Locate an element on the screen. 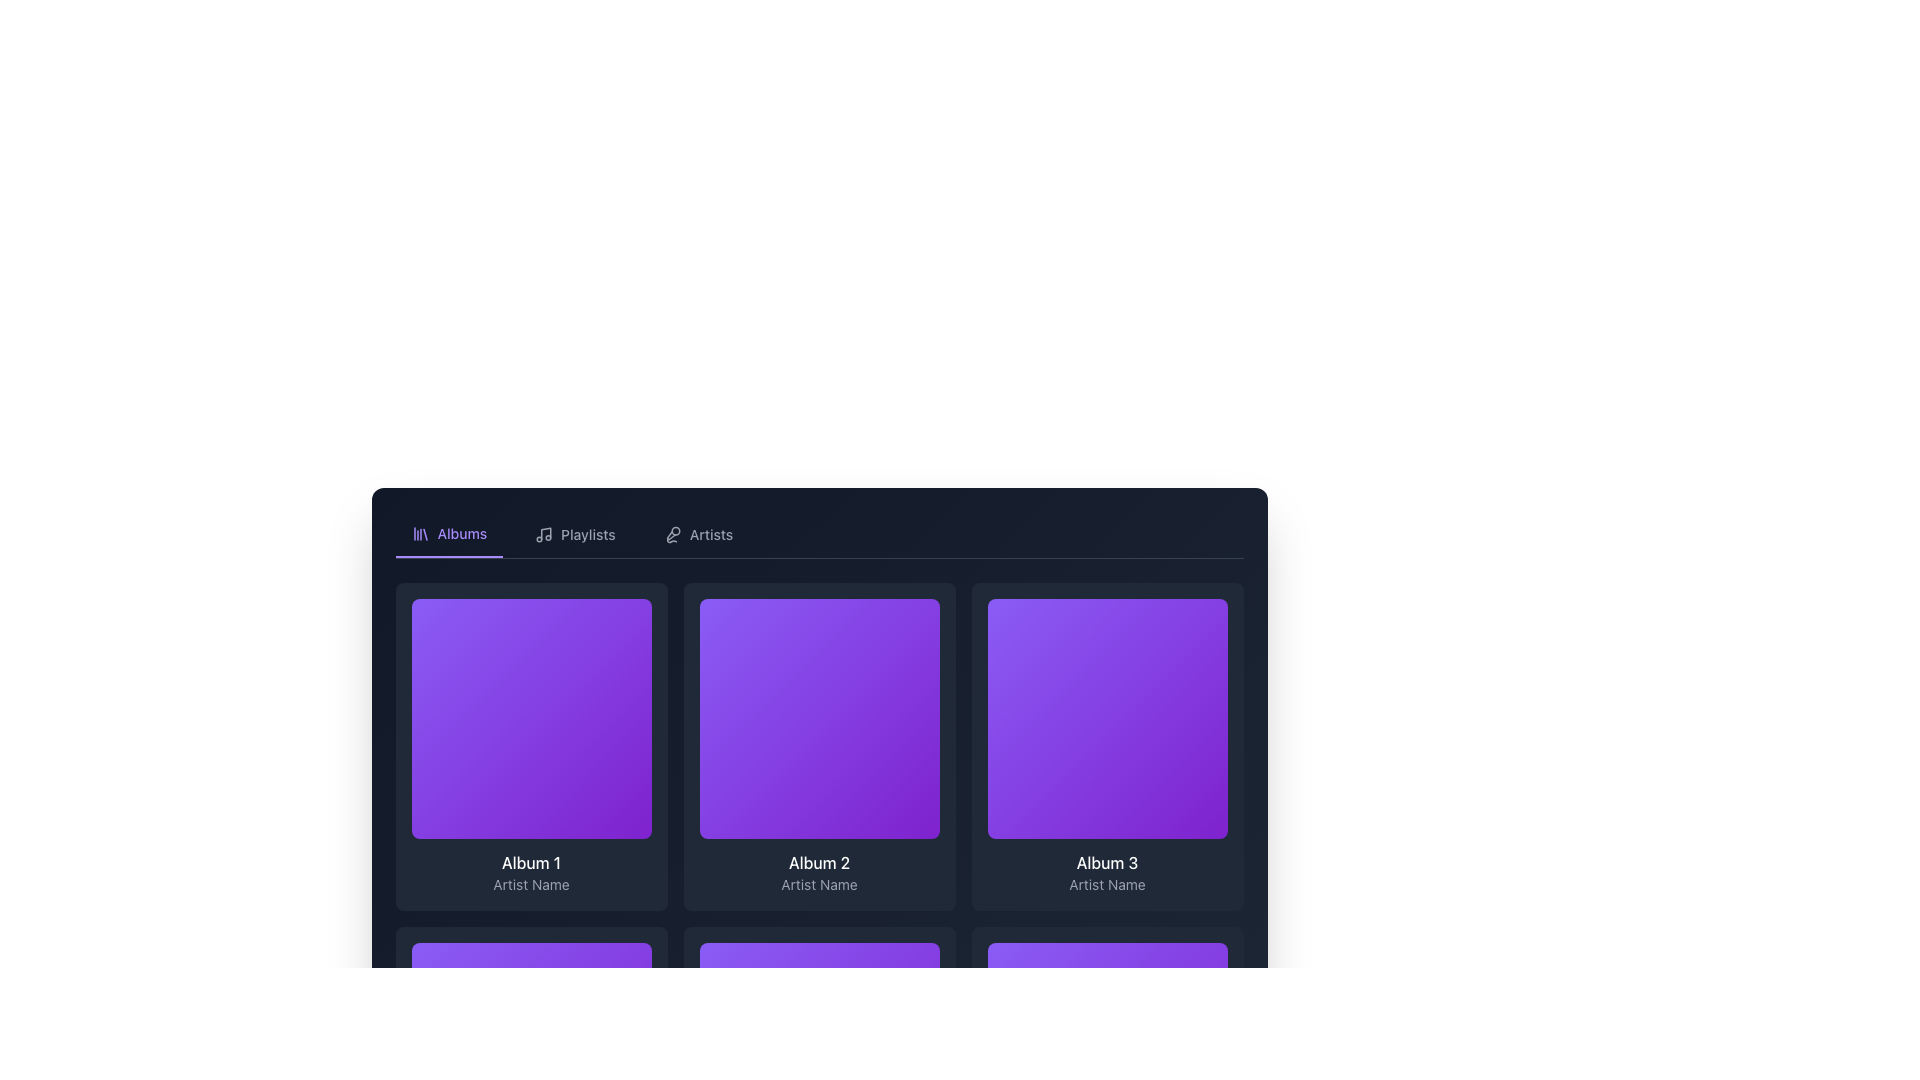  the Card-like UI component representing 'Album 3' in the grid layout, which is the third item in the first row is located at coordinates (1106, 747).